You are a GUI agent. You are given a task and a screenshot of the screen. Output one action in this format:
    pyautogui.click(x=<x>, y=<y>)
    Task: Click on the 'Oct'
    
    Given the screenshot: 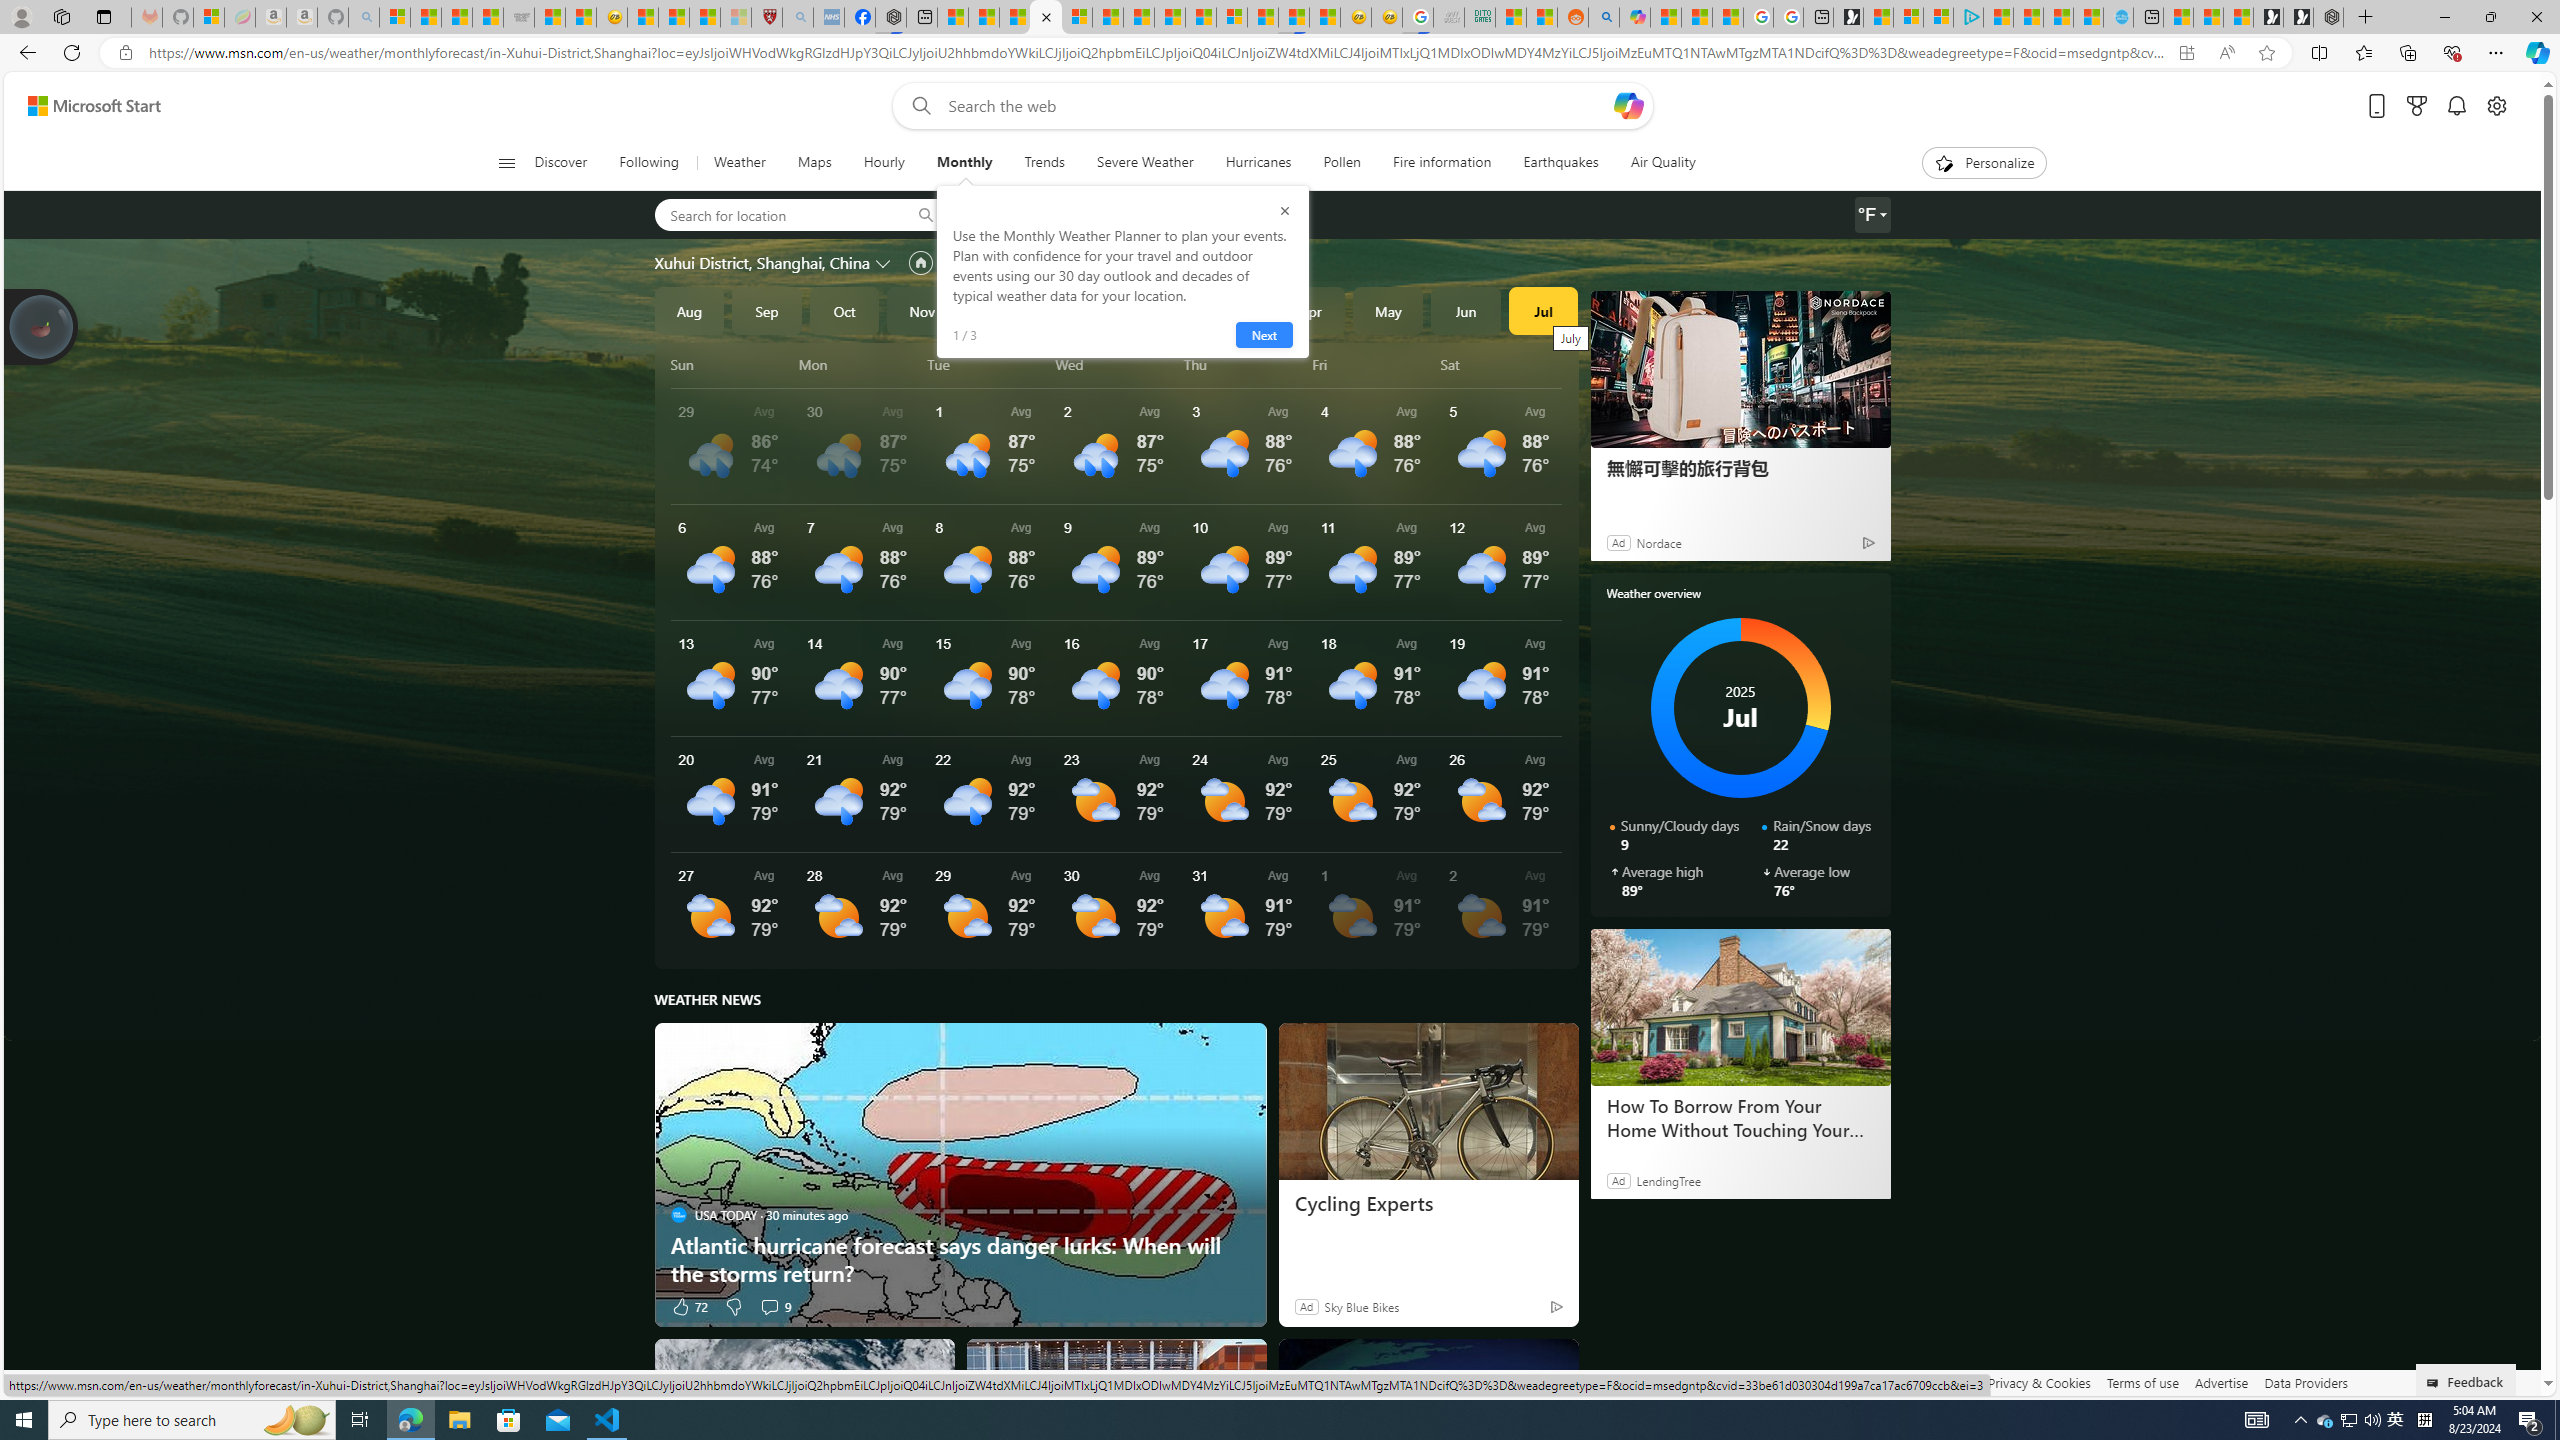 What is the action you would take?
    pyautogui.click(x=843, y=310)
    